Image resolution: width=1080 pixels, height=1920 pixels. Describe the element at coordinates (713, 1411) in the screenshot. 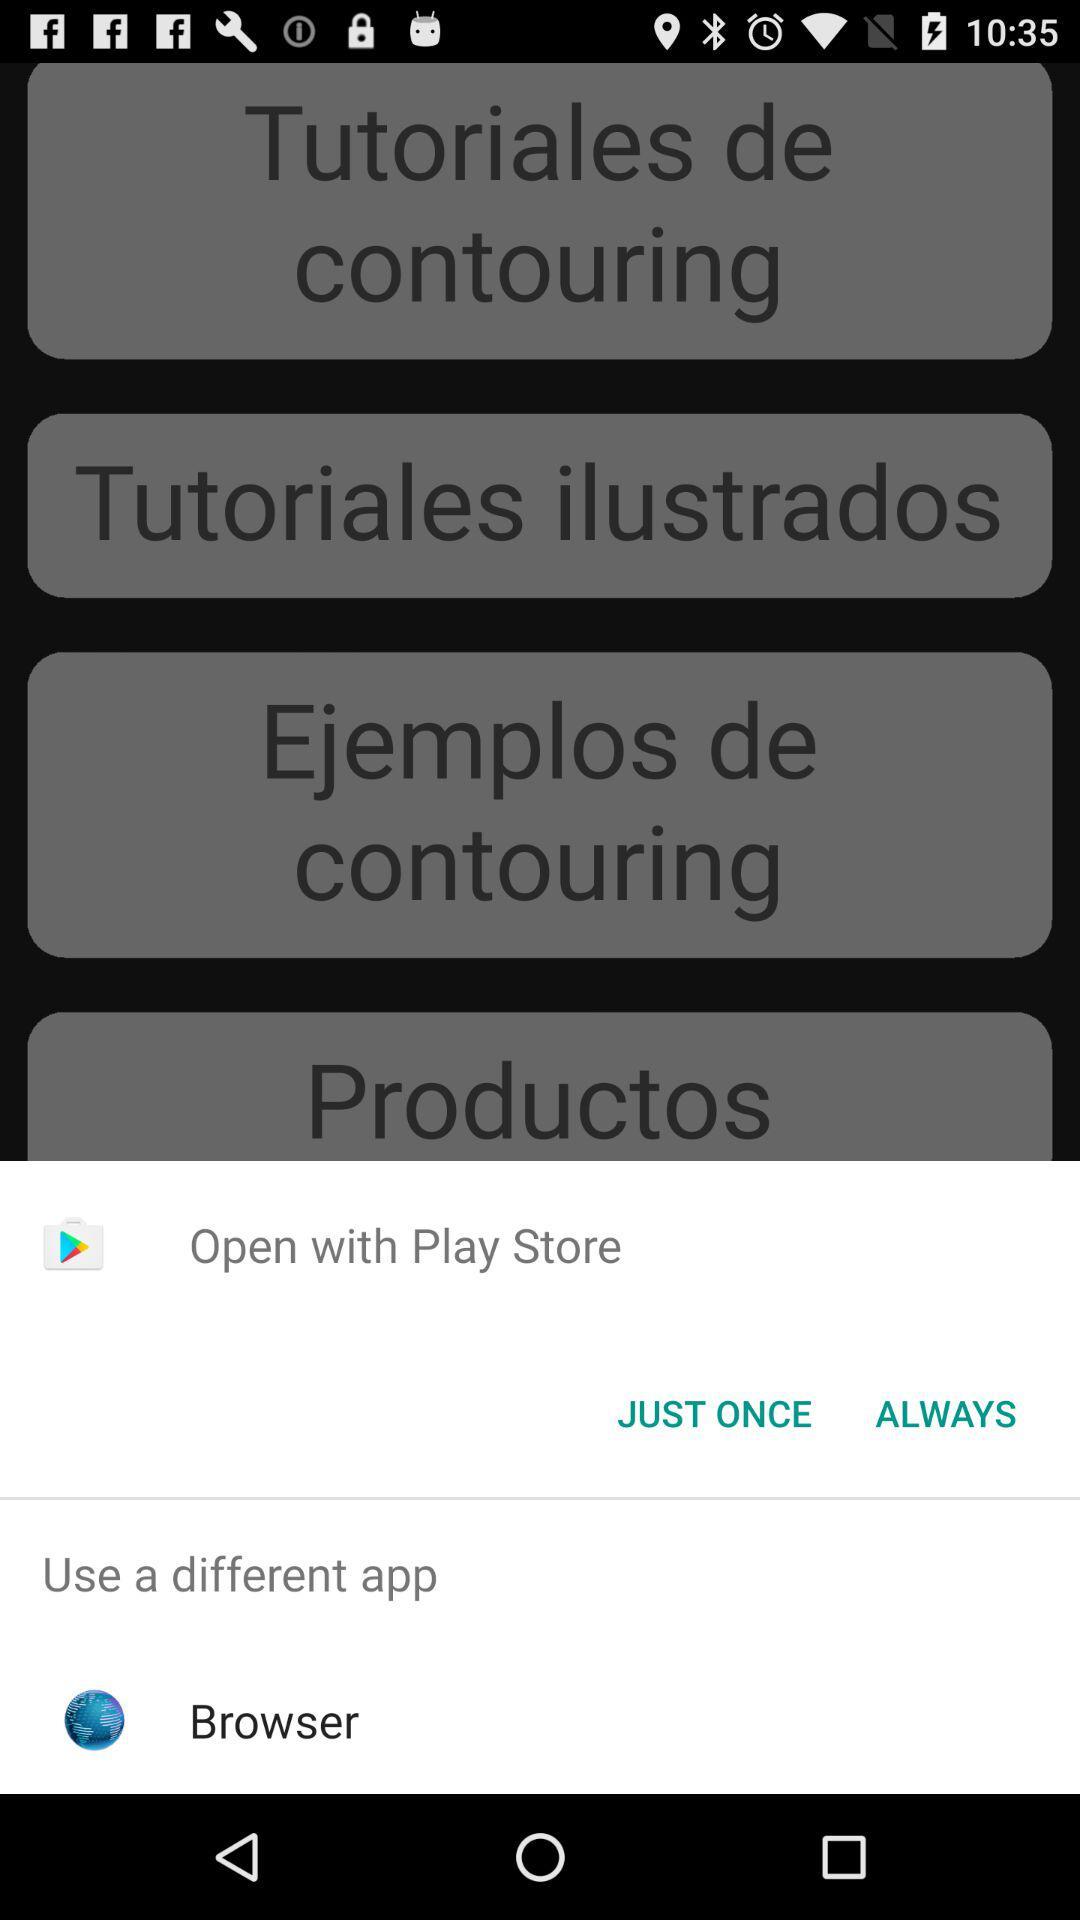

I see `icon next to always button` at that location.